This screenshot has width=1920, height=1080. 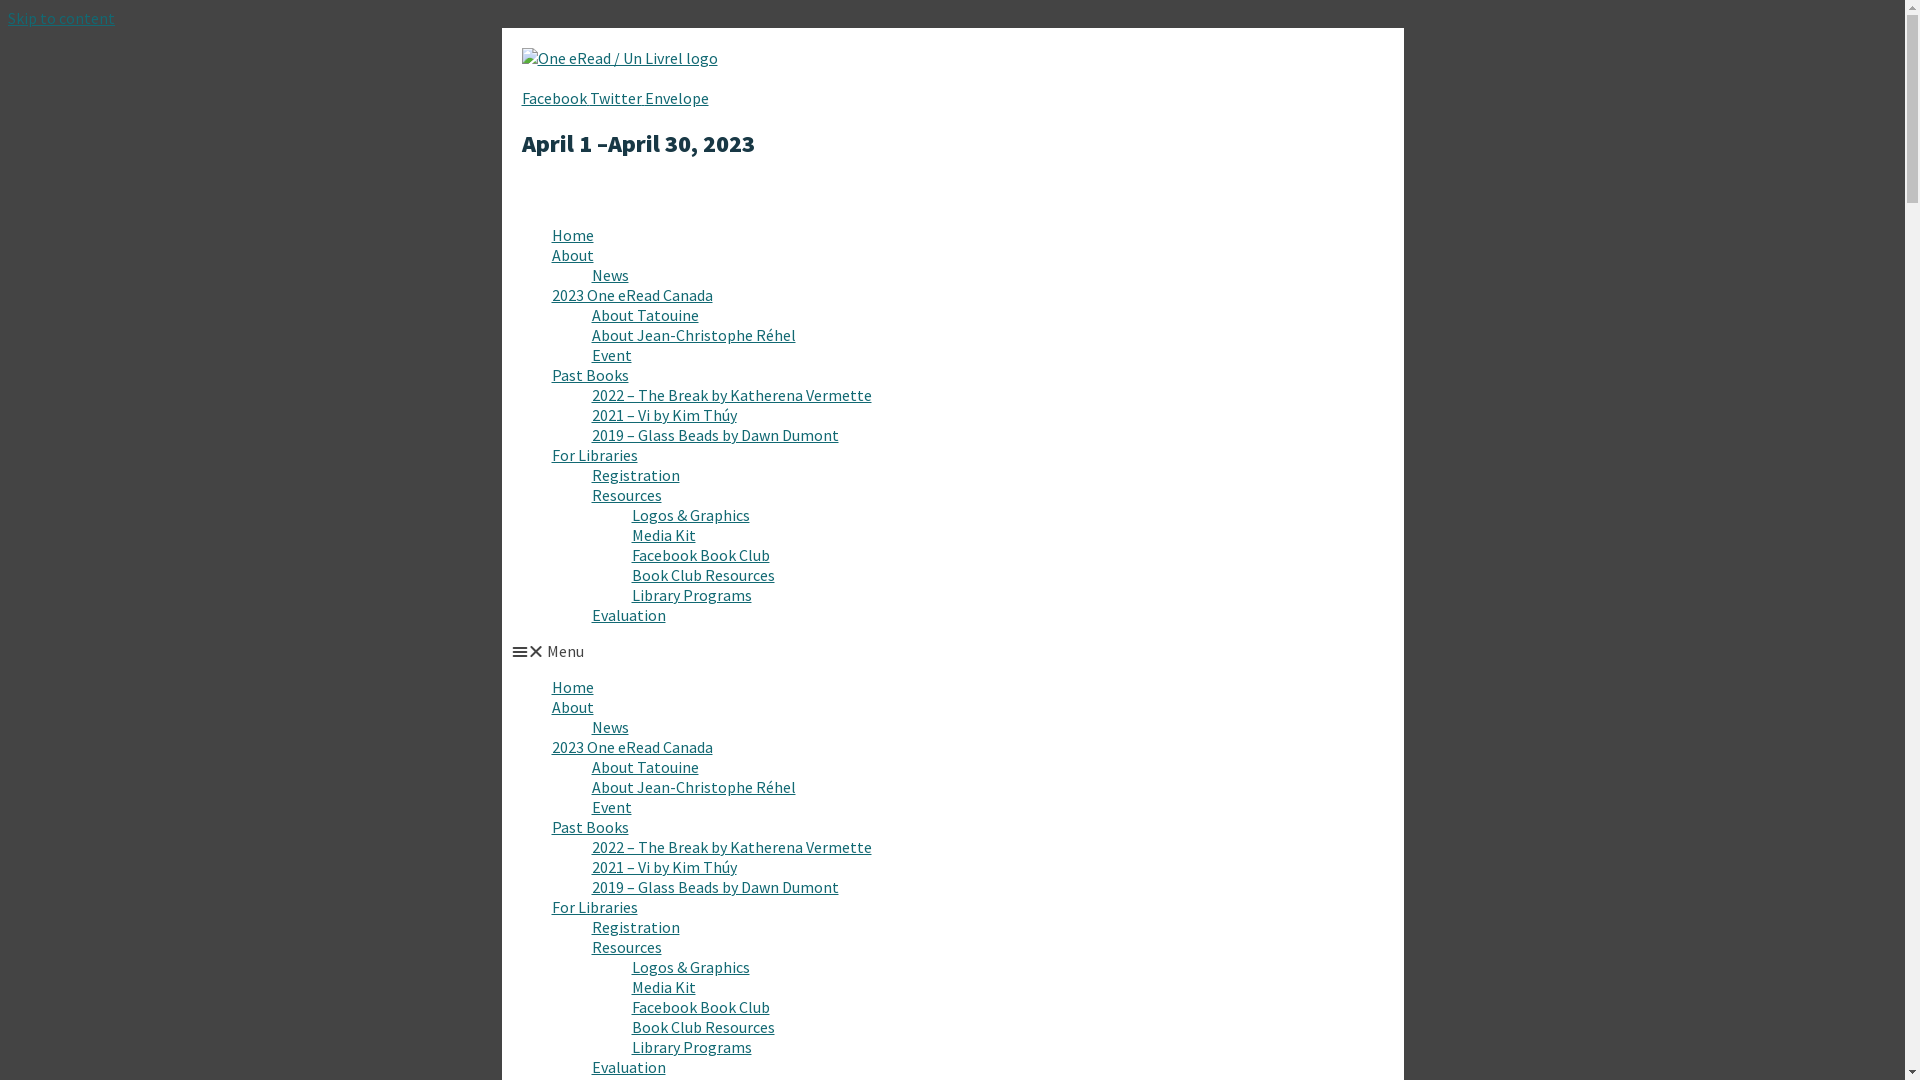 What do you see at coordinates (609, 274) in the screenshot?
I see `'News'` at bounding box center [609, 274].